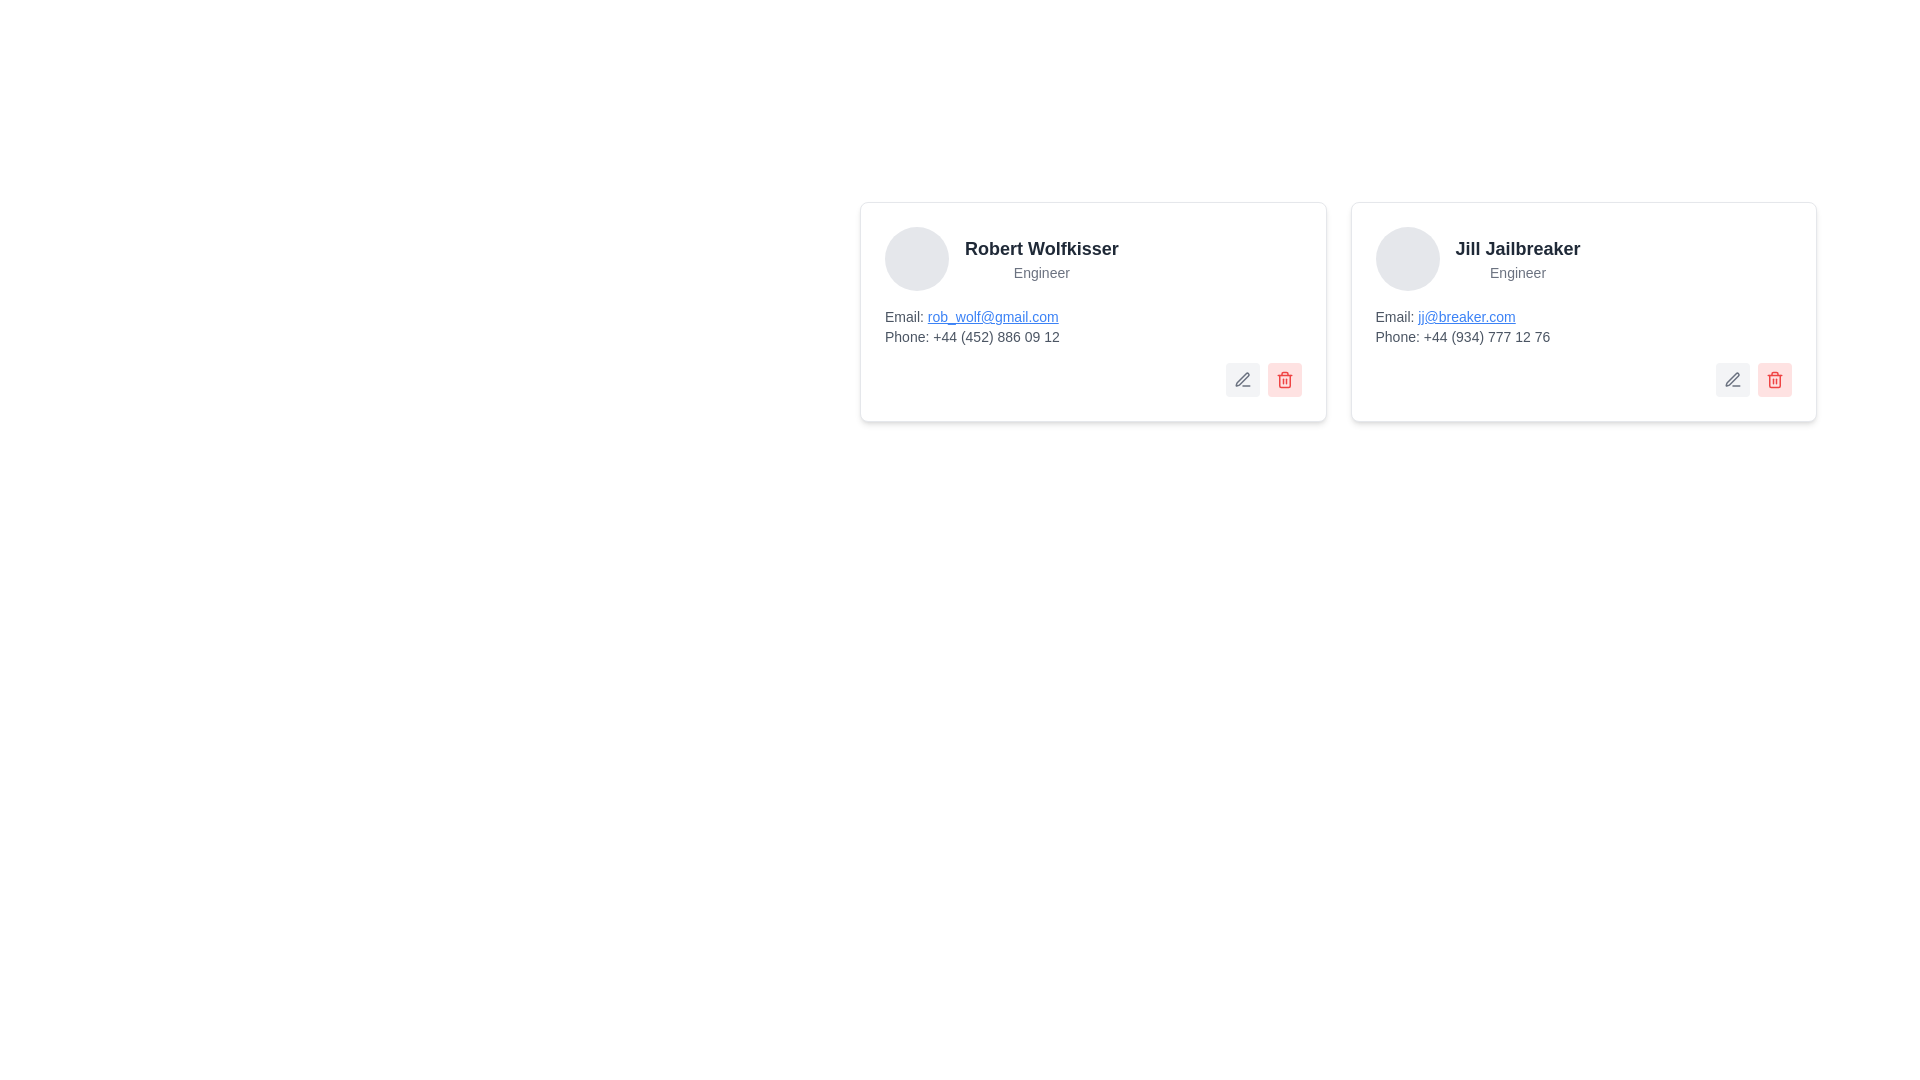  Describe the element at coordinates (1284, 380) in the screenshot. I see `the delete button with a trash can icon located in the bottom-right corner of Robert Wolfkisser's profile card to trigger a hover effect` at that location.